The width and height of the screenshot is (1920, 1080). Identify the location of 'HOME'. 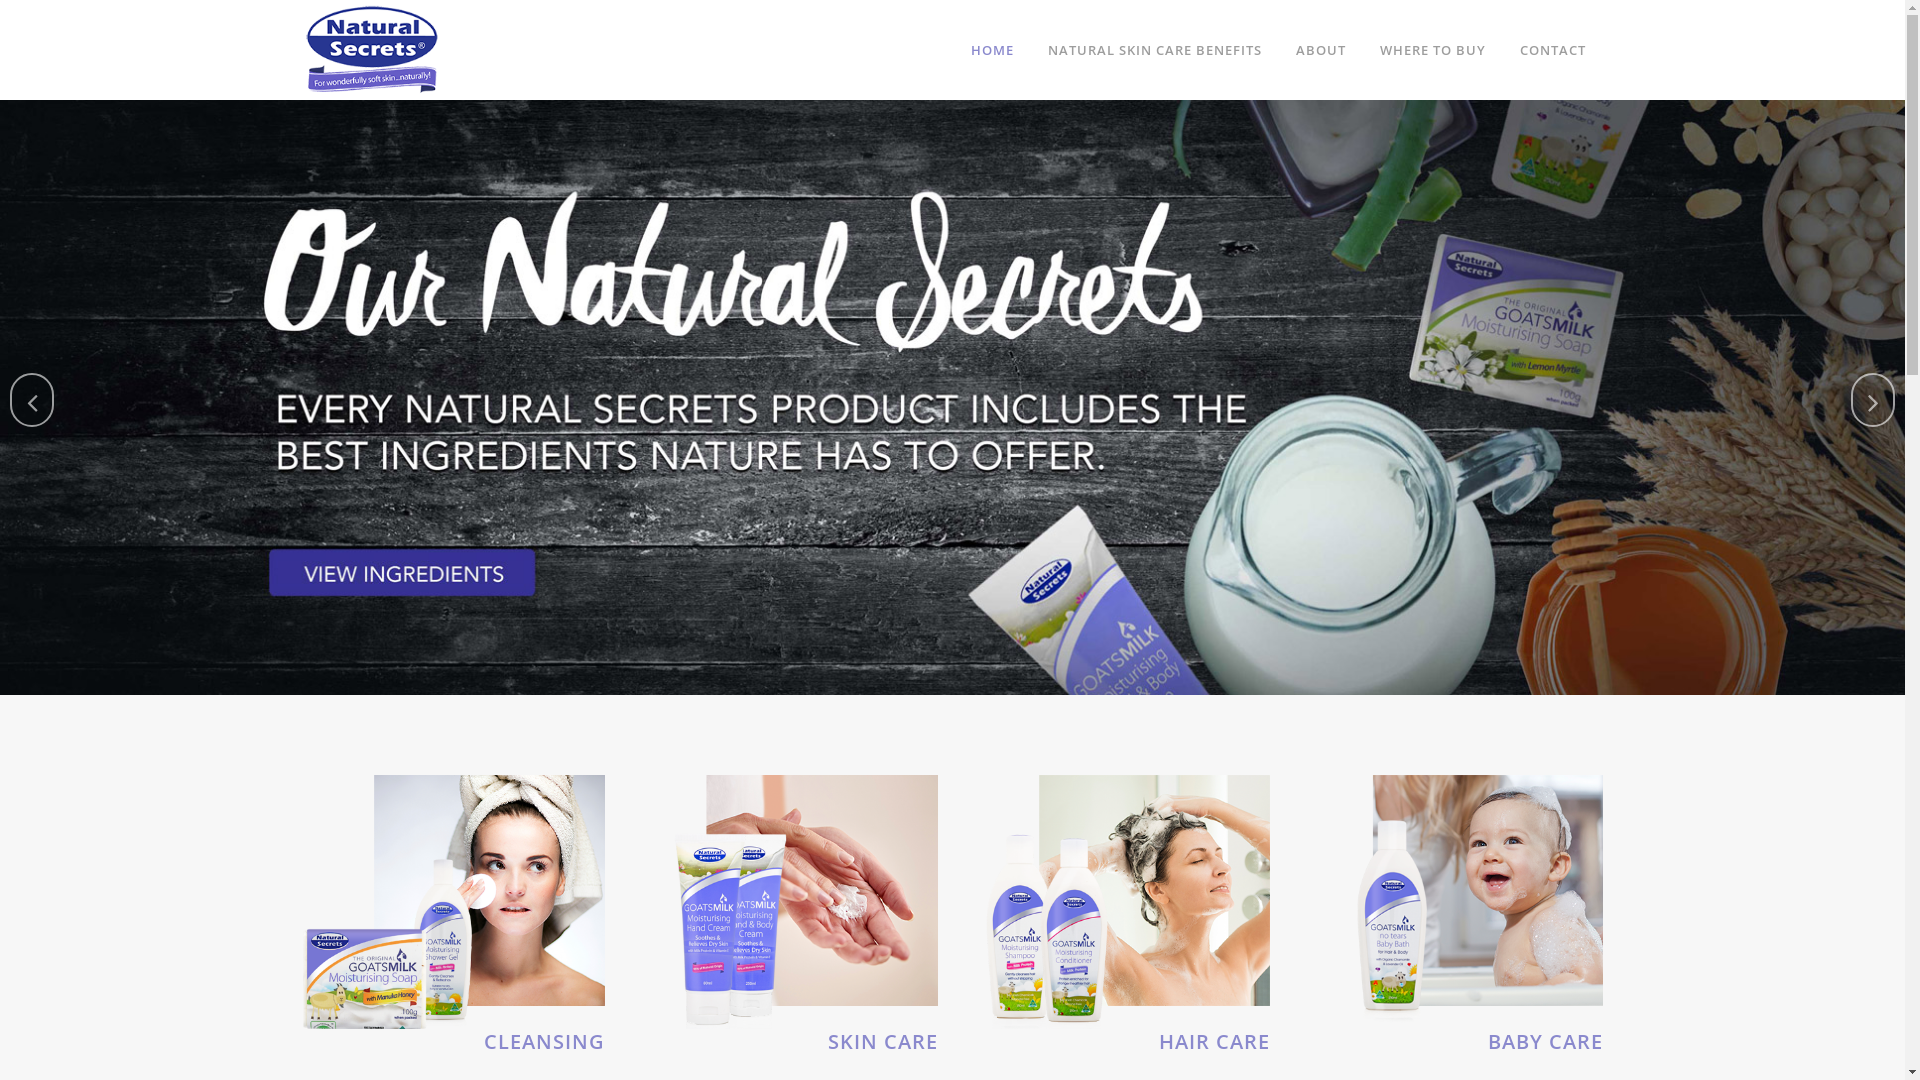
(992, 49).